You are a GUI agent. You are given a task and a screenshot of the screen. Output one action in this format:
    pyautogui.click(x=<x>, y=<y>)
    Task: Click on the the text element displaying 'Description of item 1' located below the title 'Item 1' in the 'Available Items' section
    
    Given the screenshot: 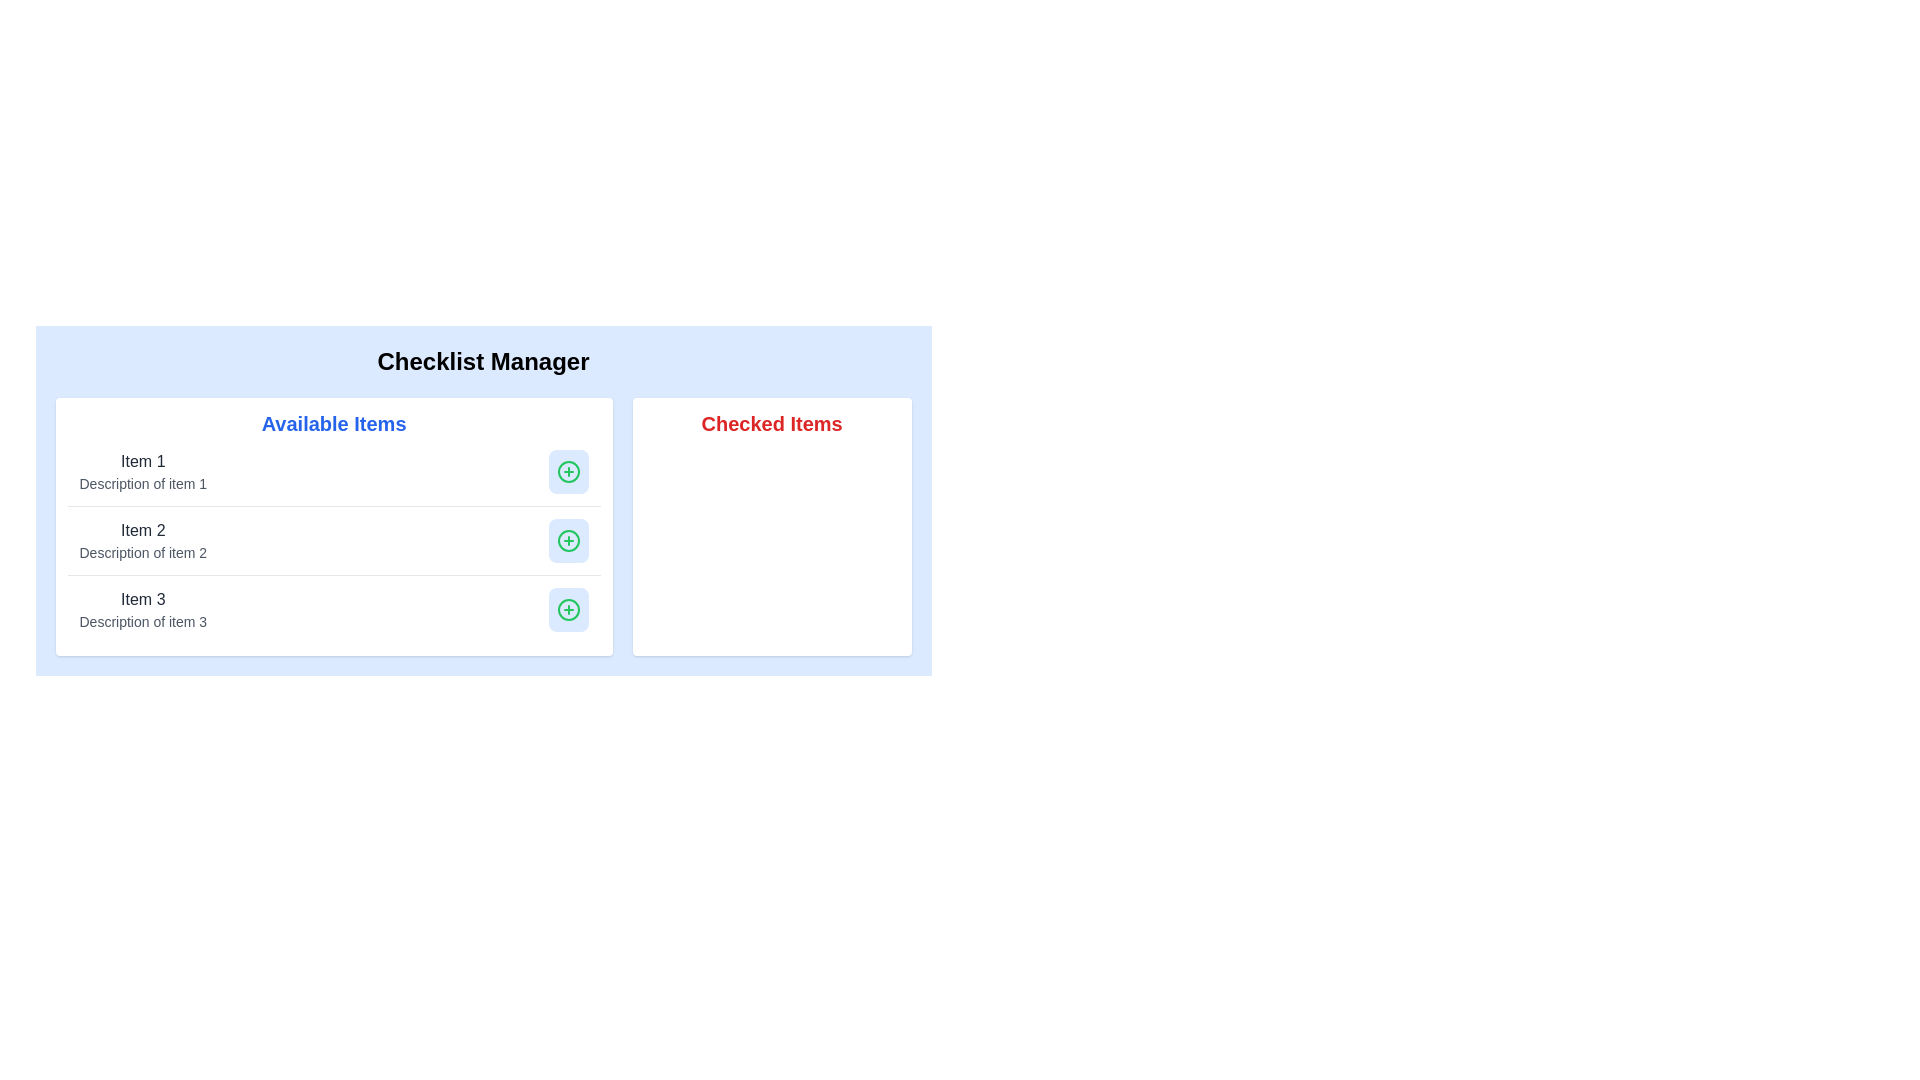 What is the action you would take?
    pyautogui.click(x=142, y=483)
    